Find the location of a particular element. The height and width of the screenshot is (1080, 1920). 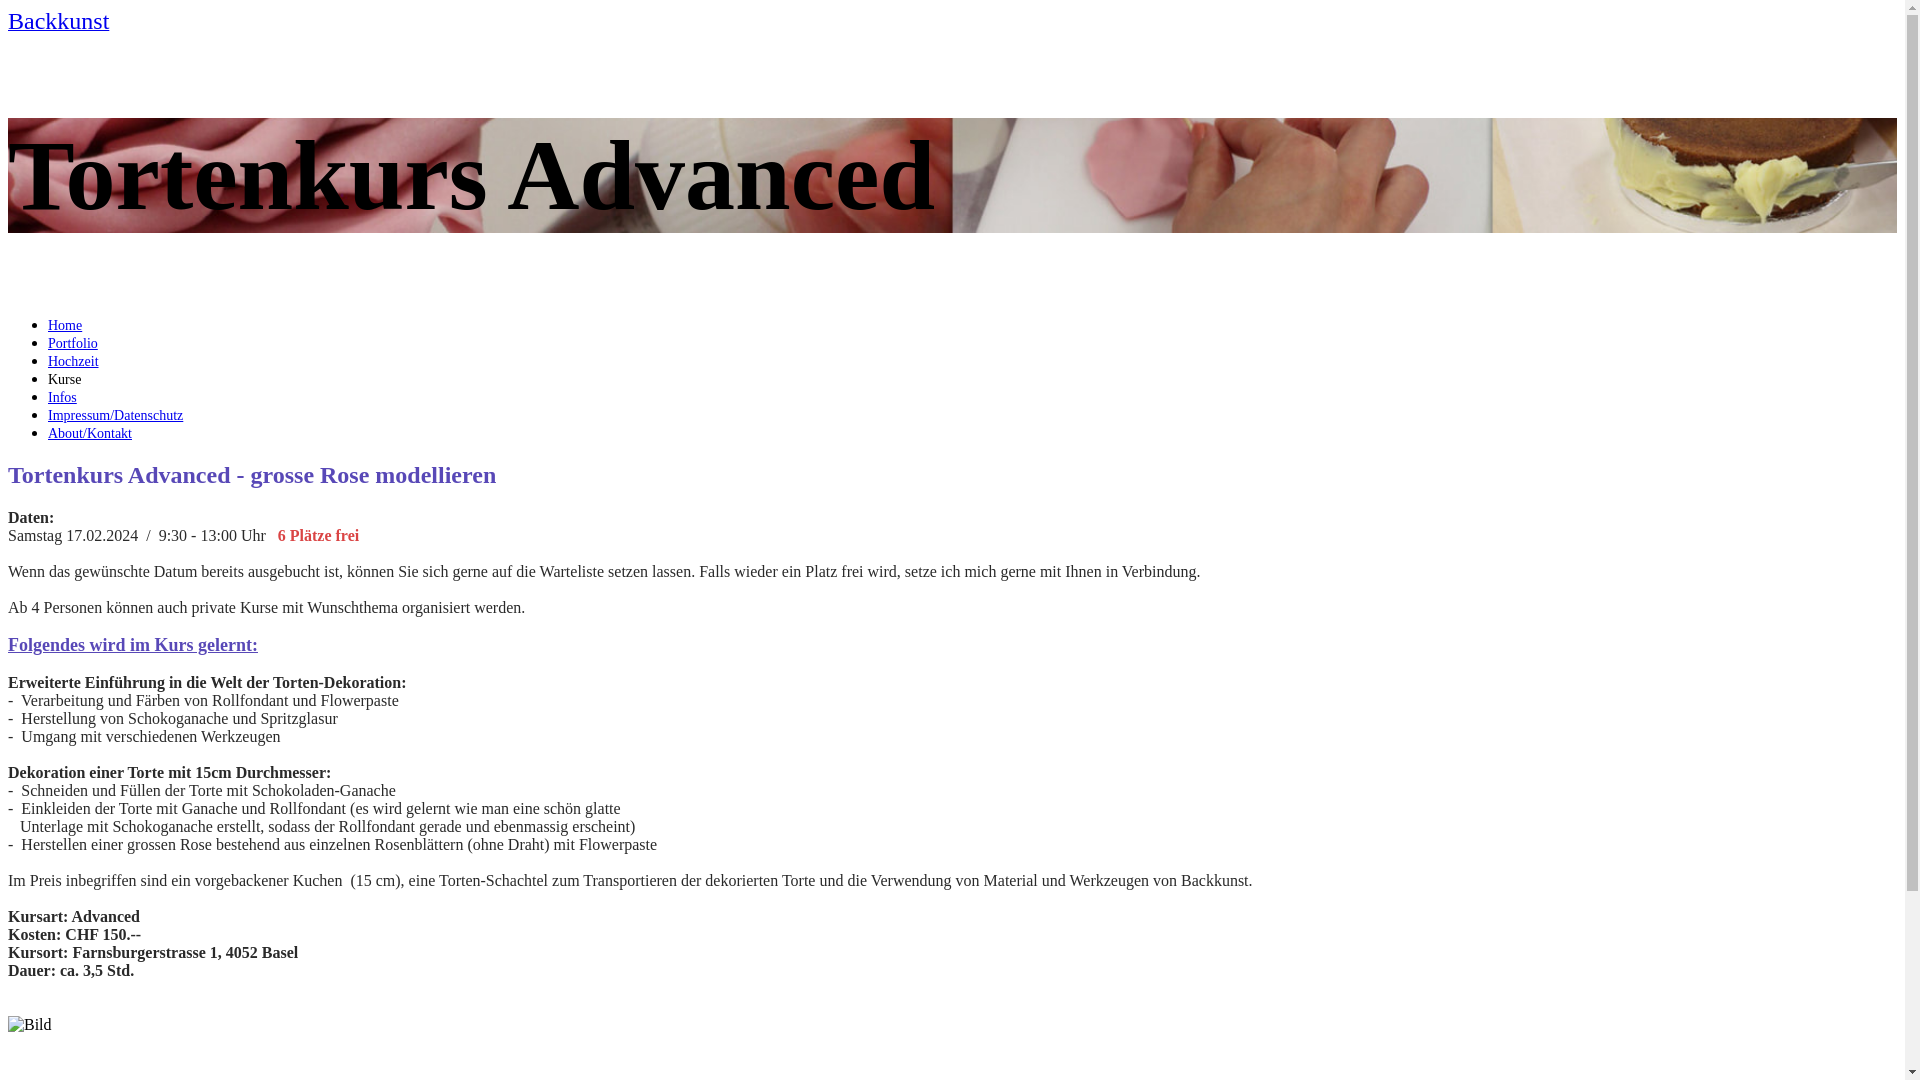

'Kurse' is located at coordinates (64, 379).